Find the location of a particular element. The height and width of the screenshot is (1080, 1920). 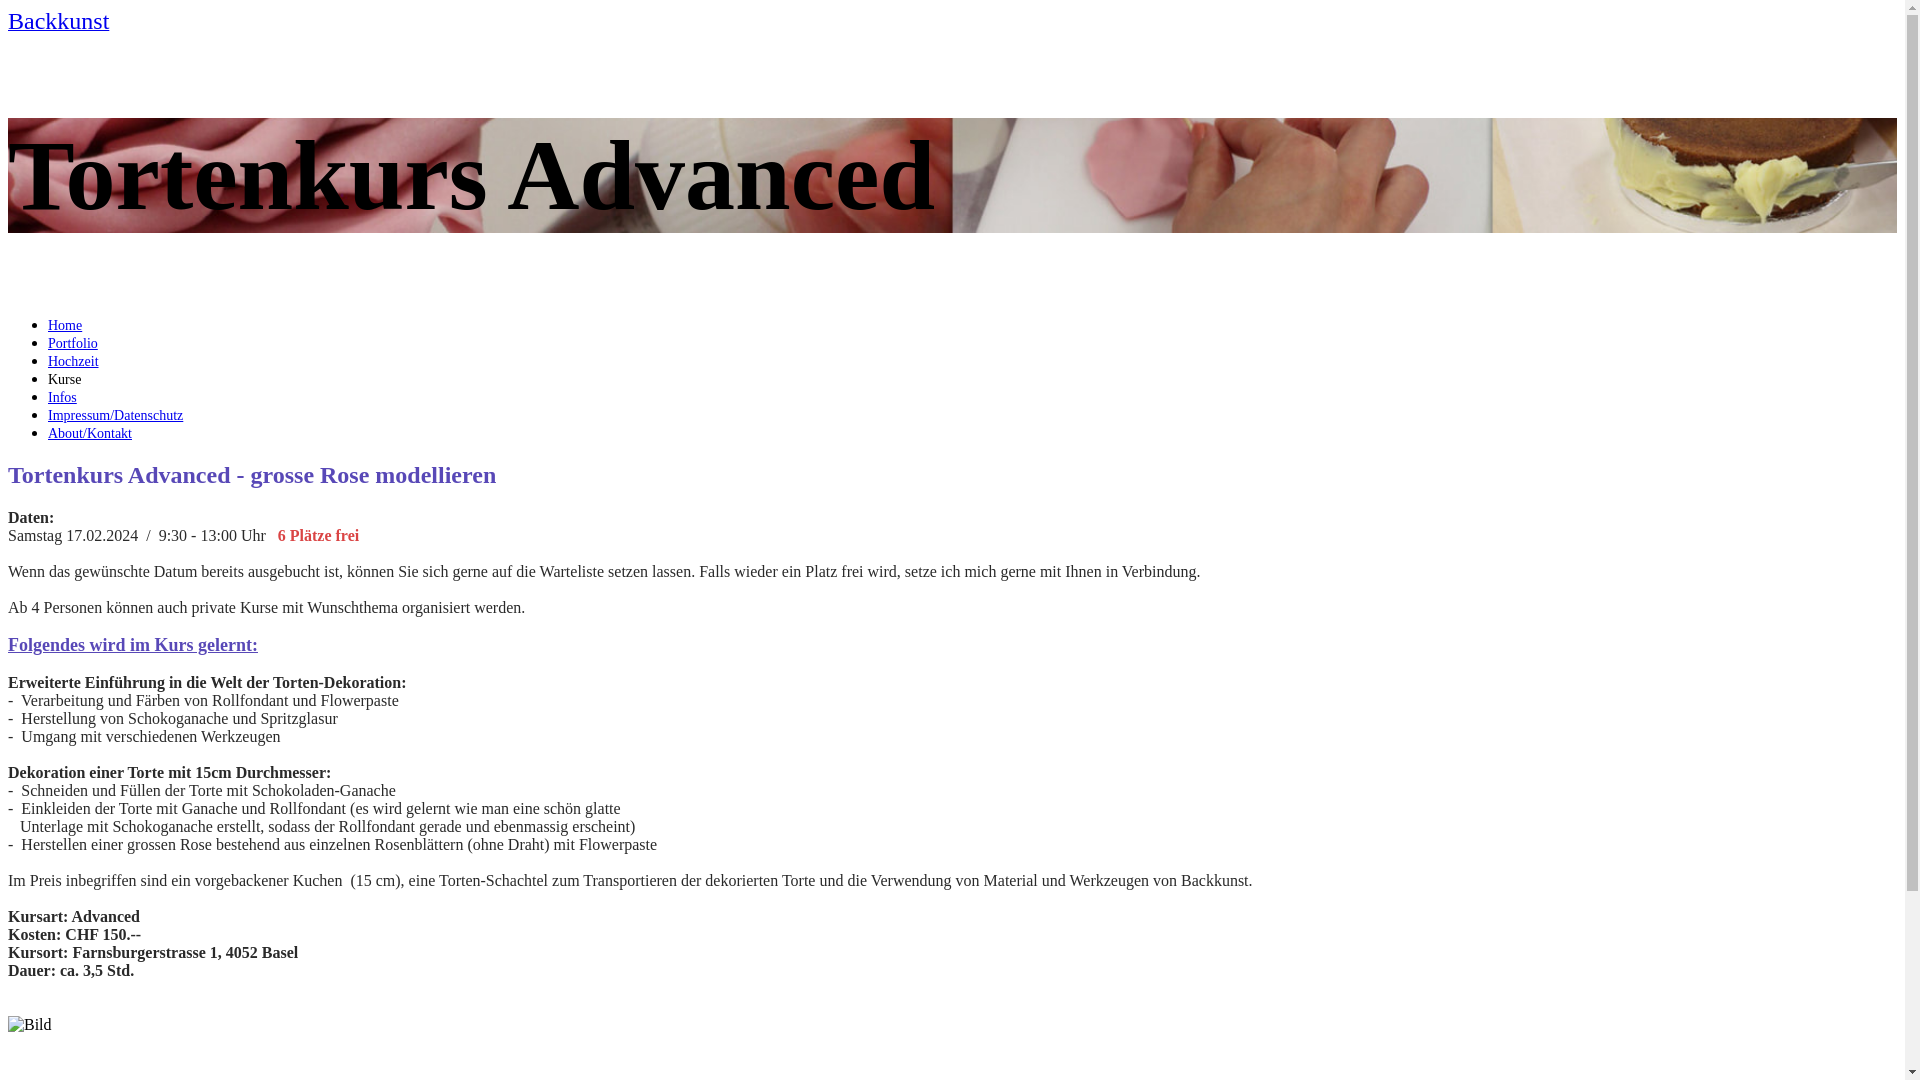

'Kurse' is located at coordinates (64, 379).